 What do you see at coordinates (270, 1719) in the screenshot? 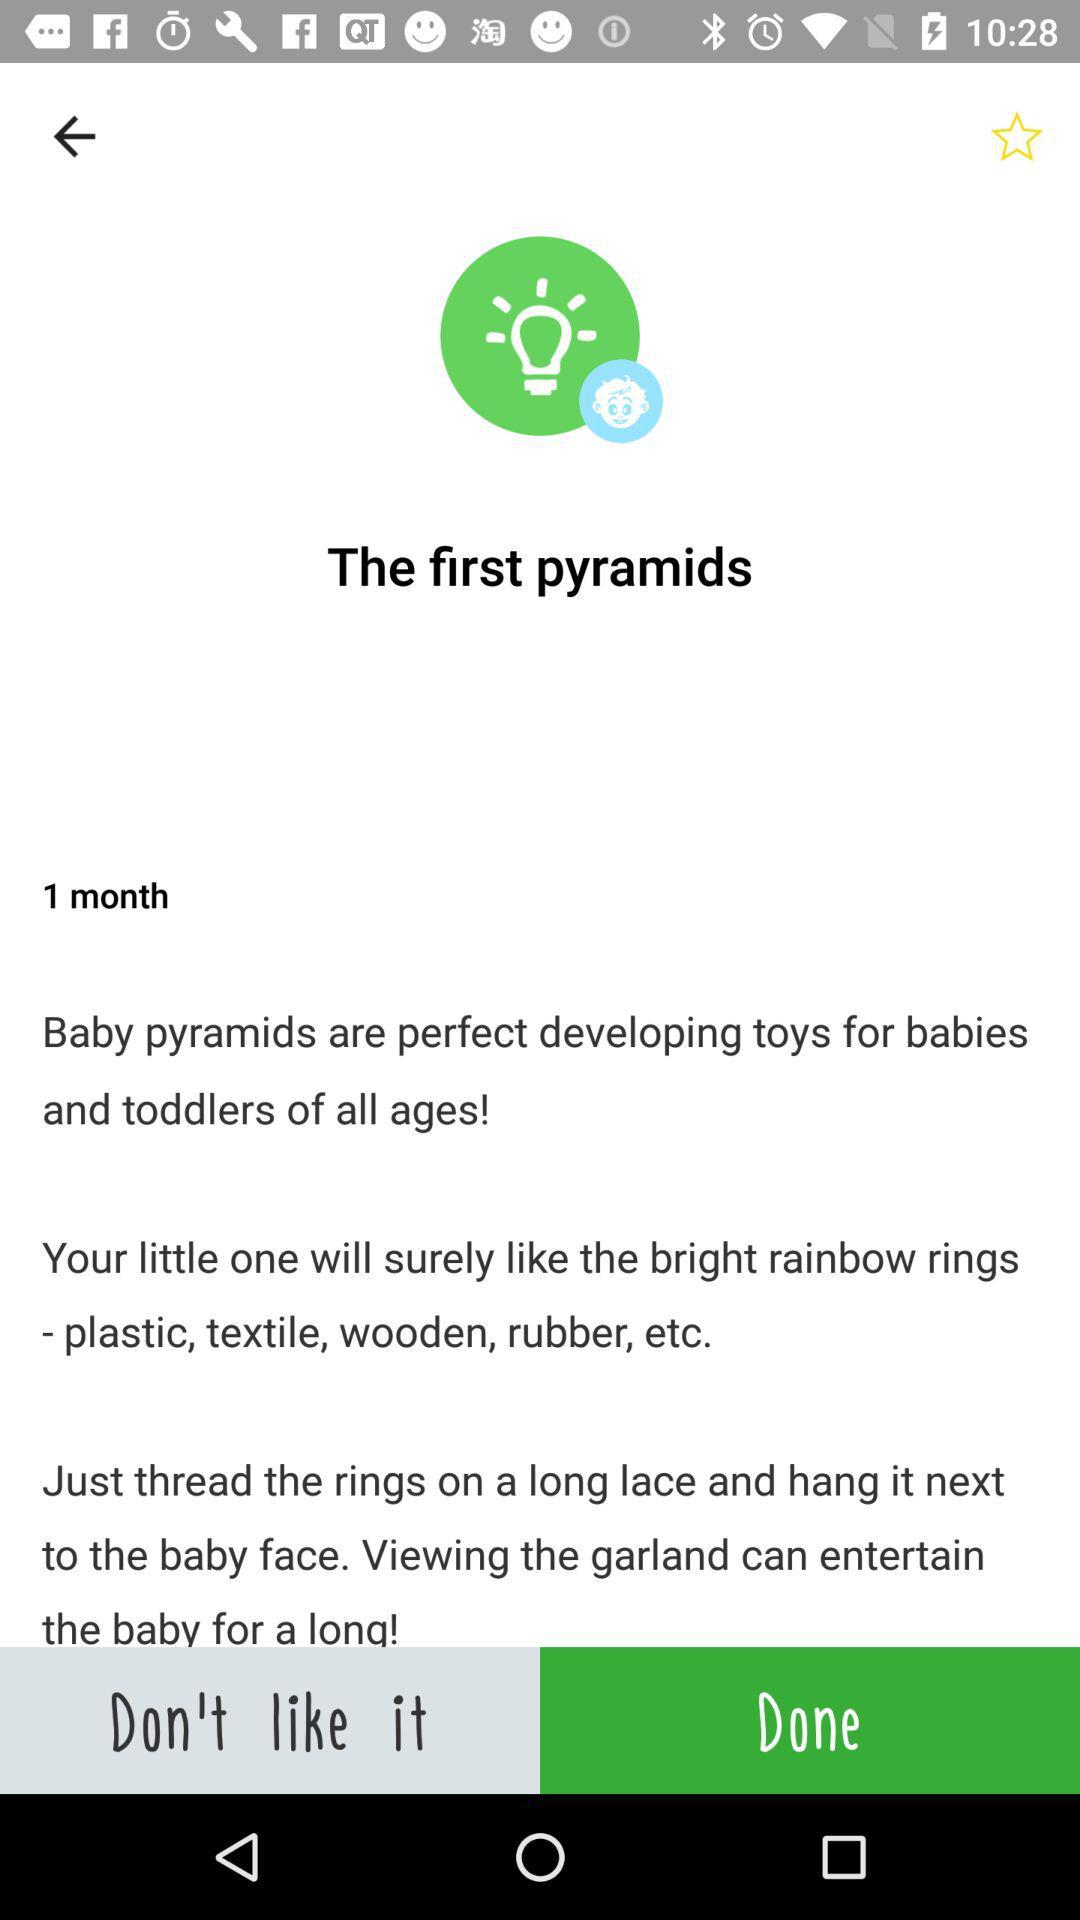
I see `icon to the left of done icon` at bounding box center [270, 1719].